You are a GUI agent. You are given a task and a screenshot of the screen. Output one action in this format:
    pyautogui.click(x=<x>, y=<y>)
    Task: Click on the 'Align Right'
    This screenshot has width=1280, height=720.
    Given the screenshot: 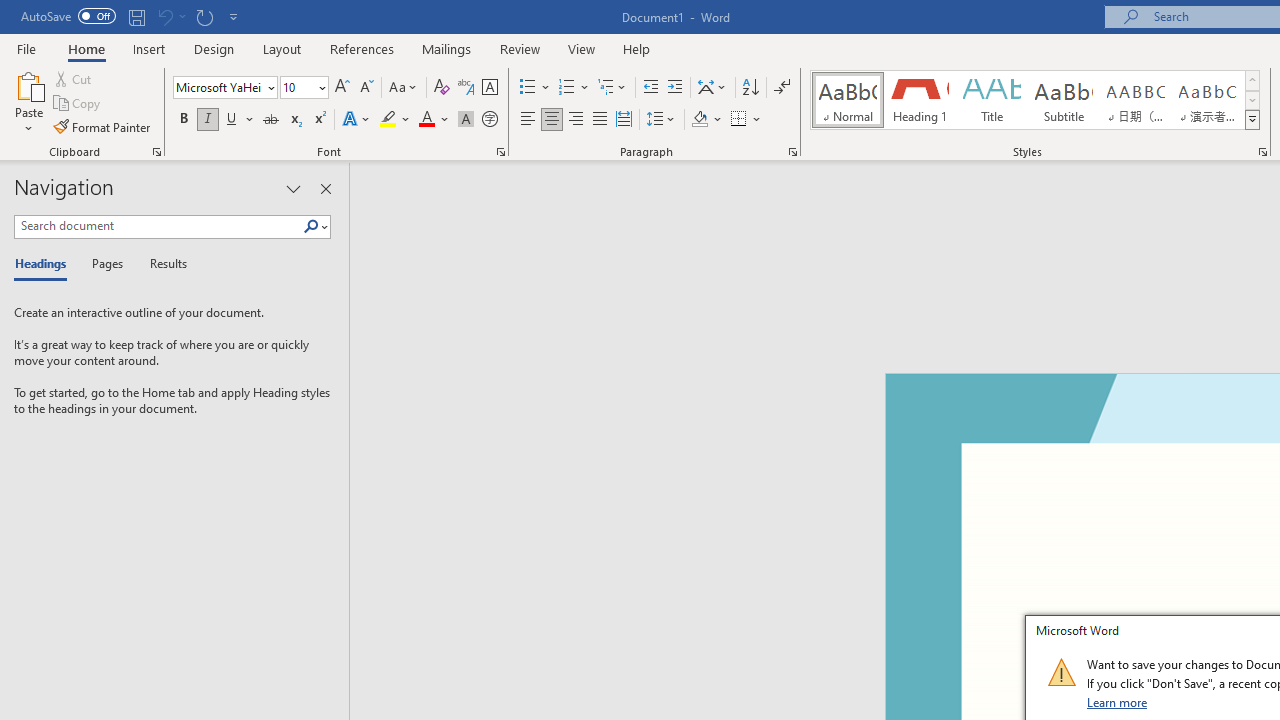 What is the action you would take?
    pyautogui.click(x=575, y=119)
    